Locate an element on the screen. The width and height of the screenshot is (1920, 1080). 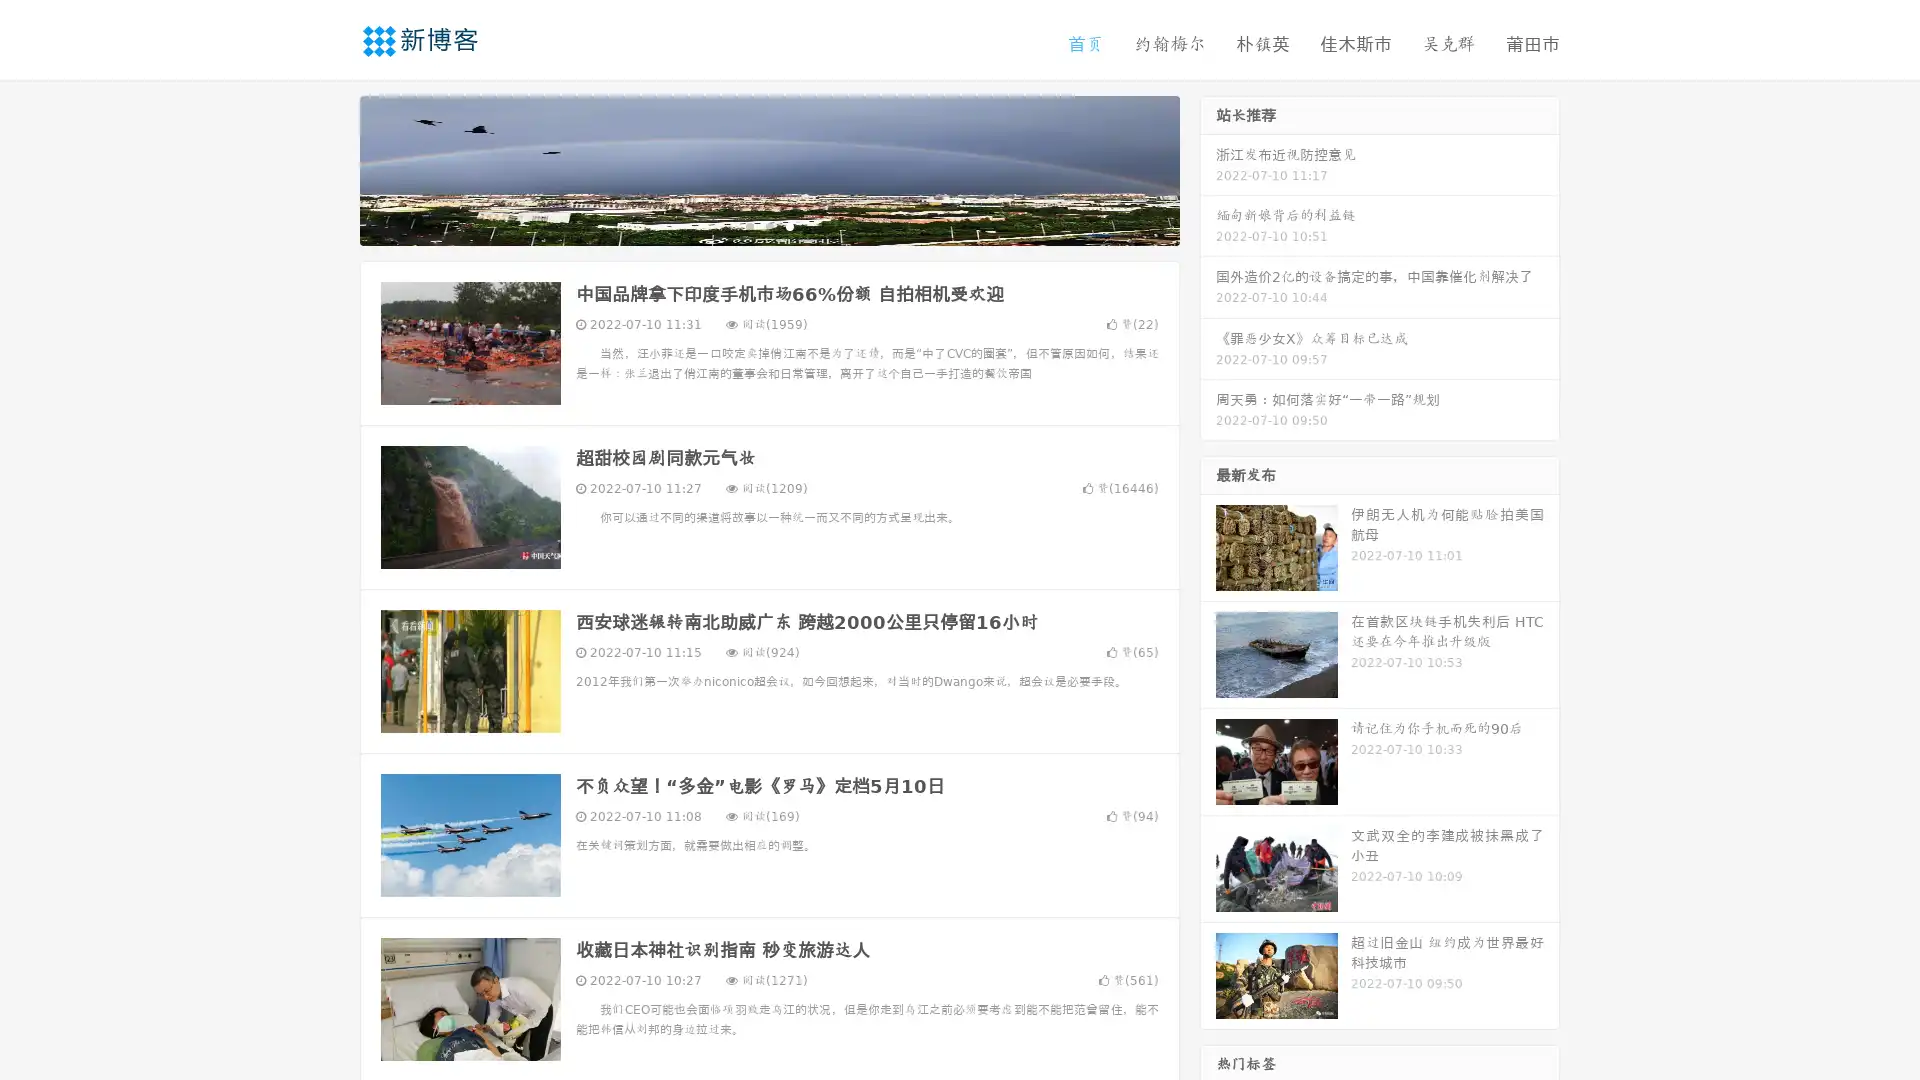
Next slide is located at coordinates (1208, 168).